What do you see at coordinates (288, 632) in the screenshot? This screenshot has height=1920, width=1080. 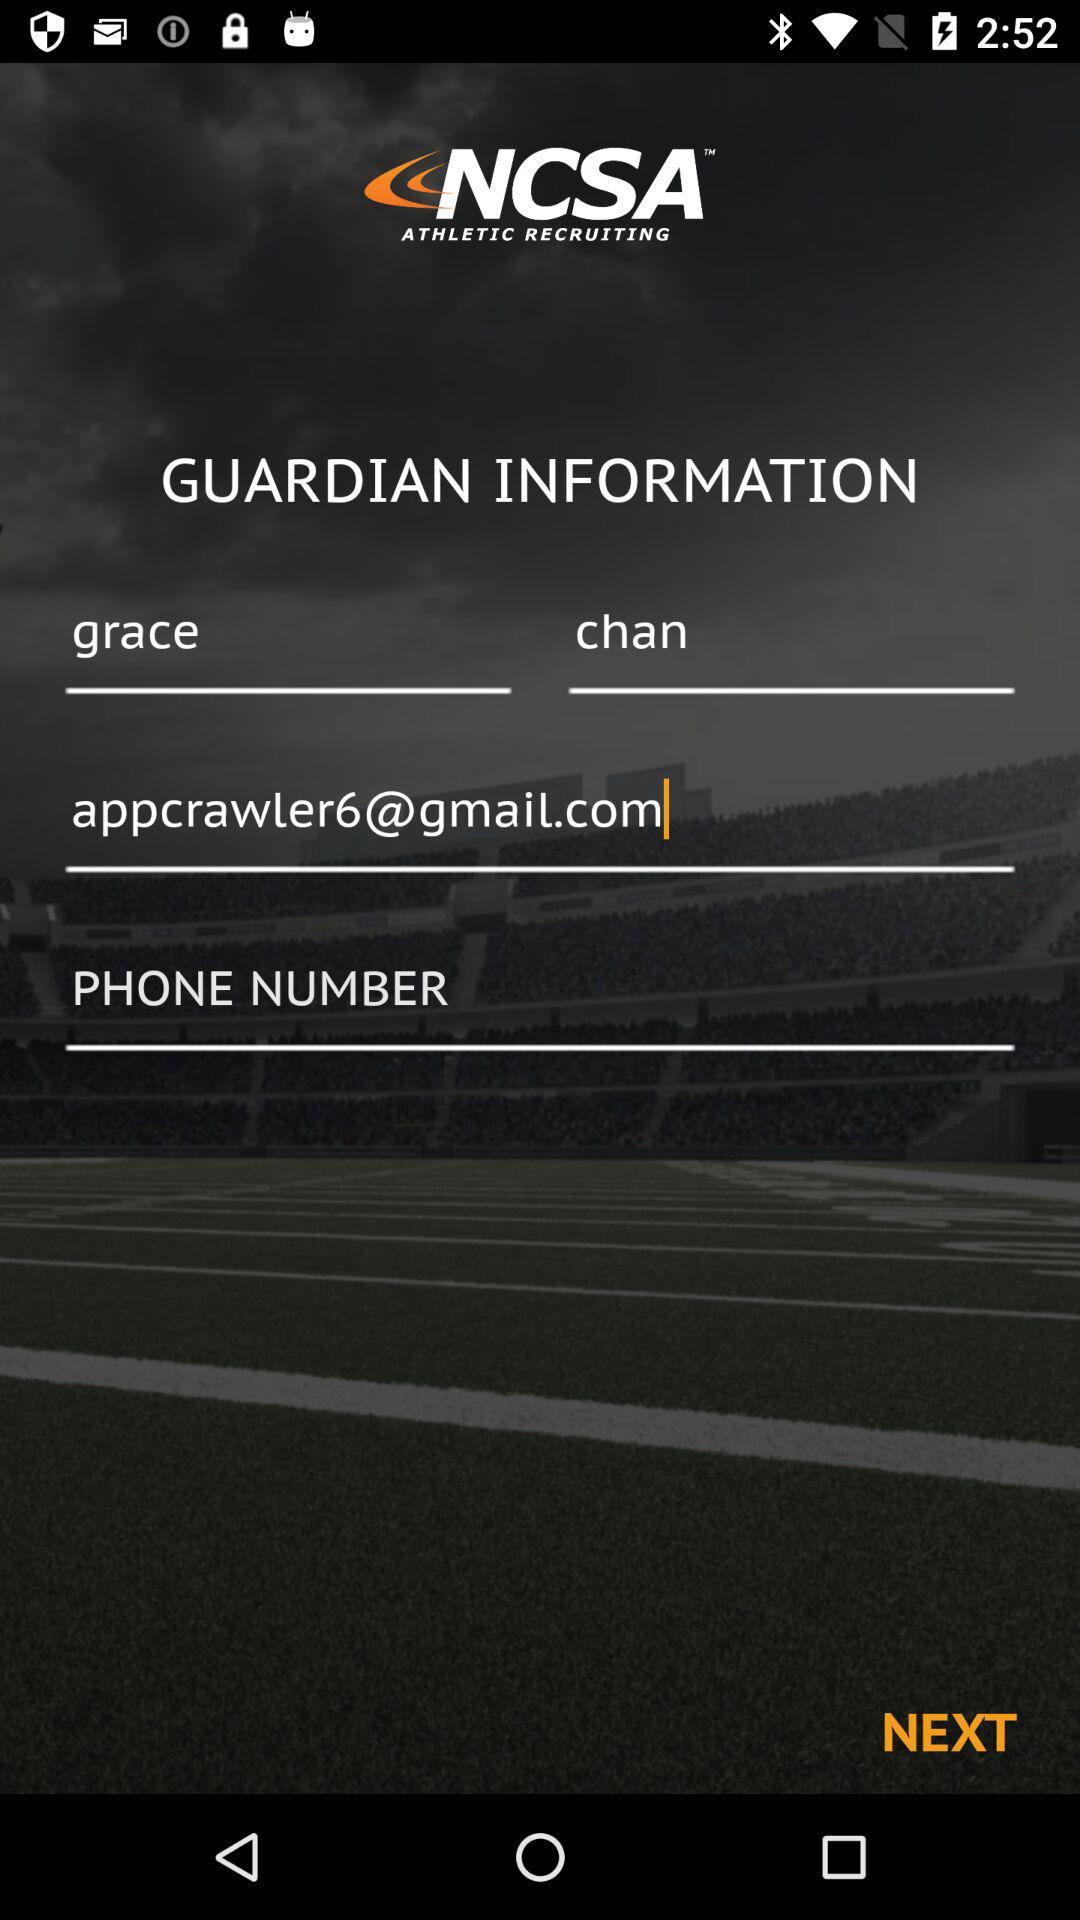 I see `grace item` at bounding box center [288, 632].